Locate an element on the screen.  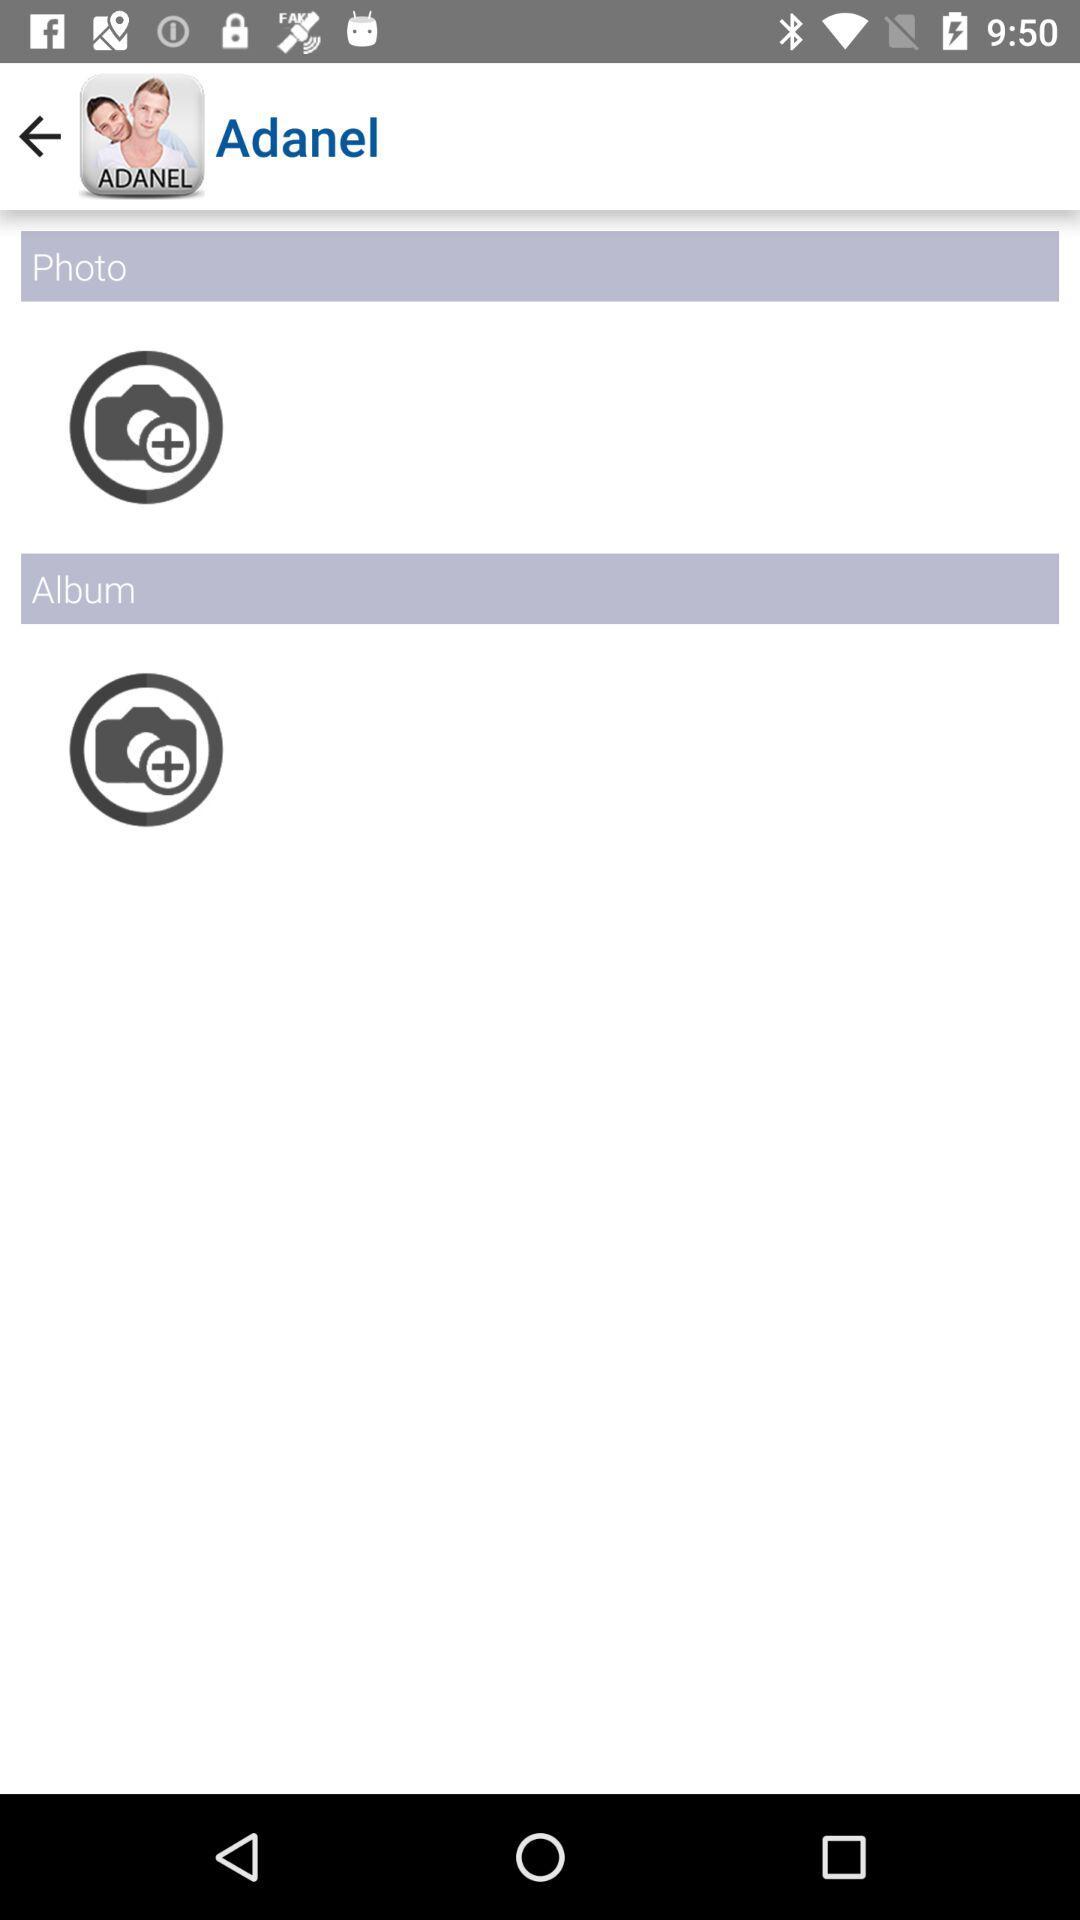
the photo icon is located at coordinates (145, 426).